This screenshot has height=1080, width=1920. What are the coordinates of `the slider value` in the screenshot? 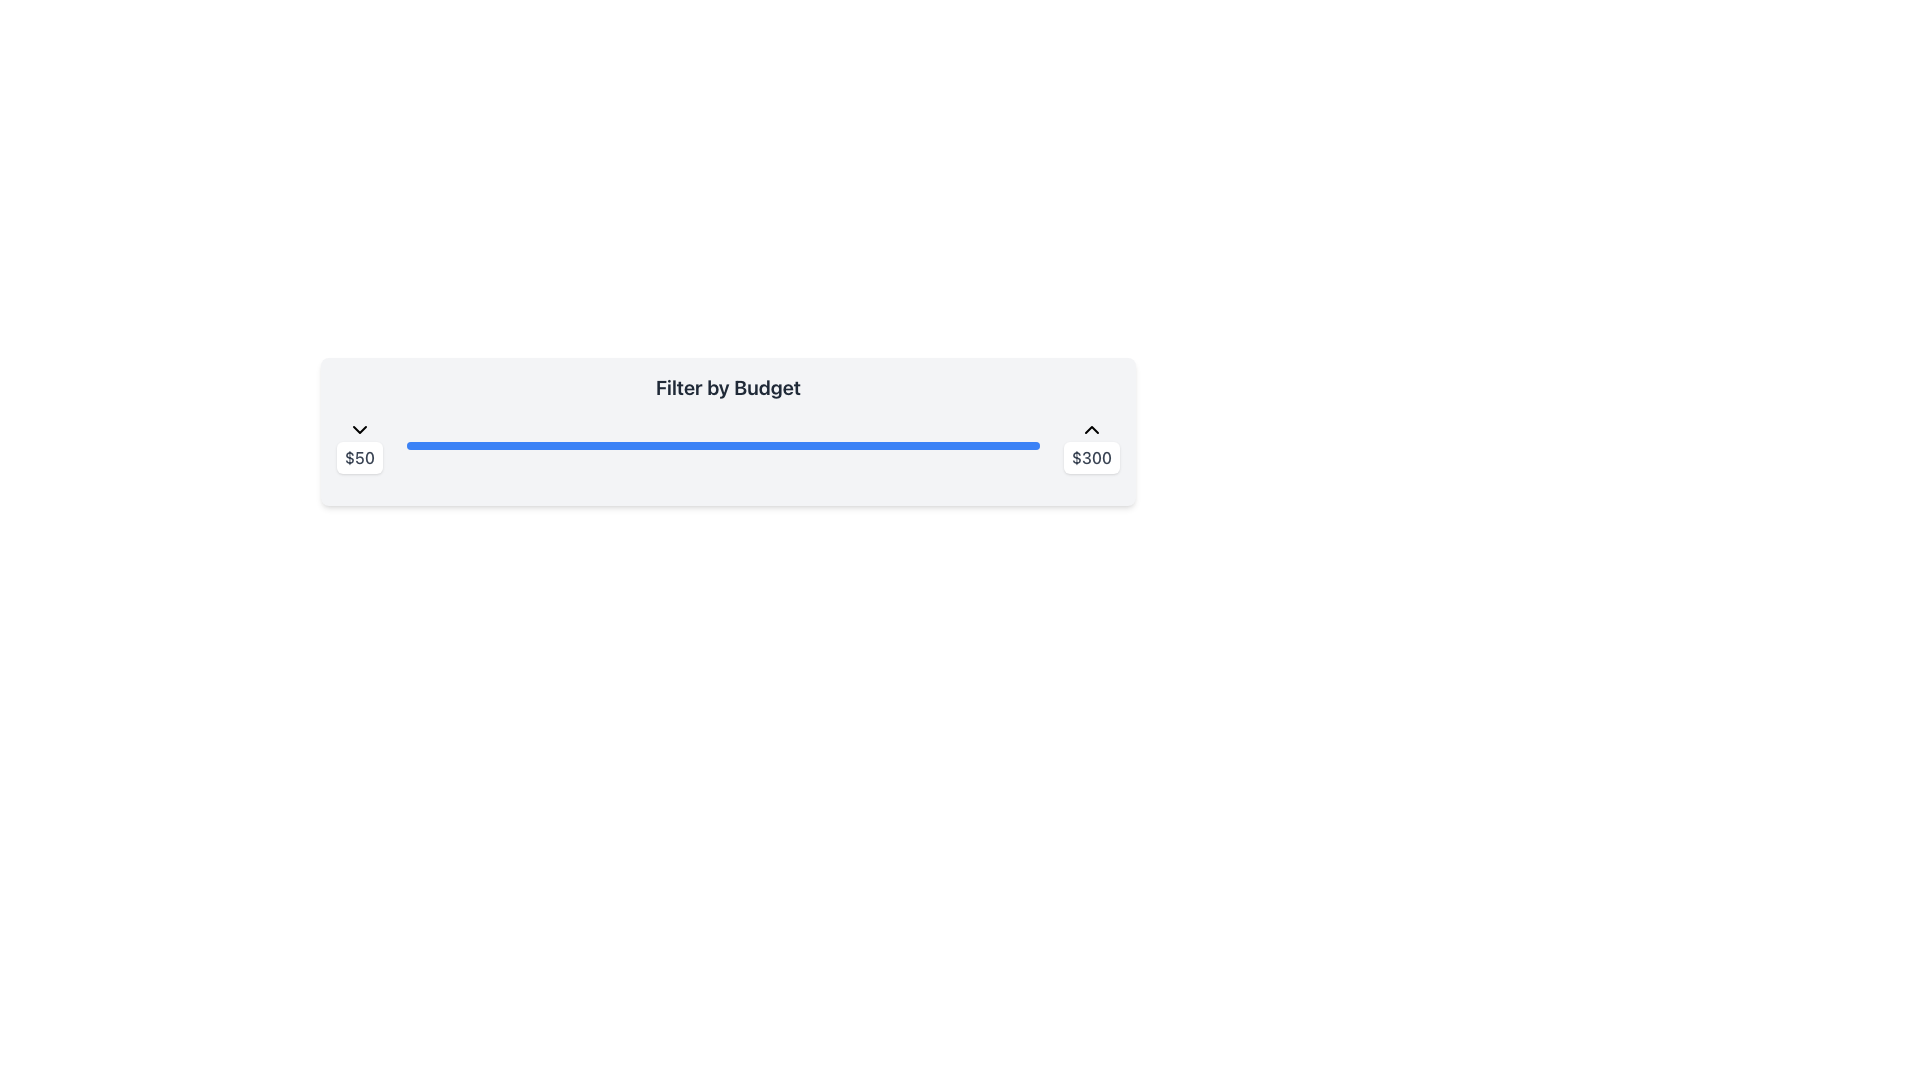 It's located at (824, 445).